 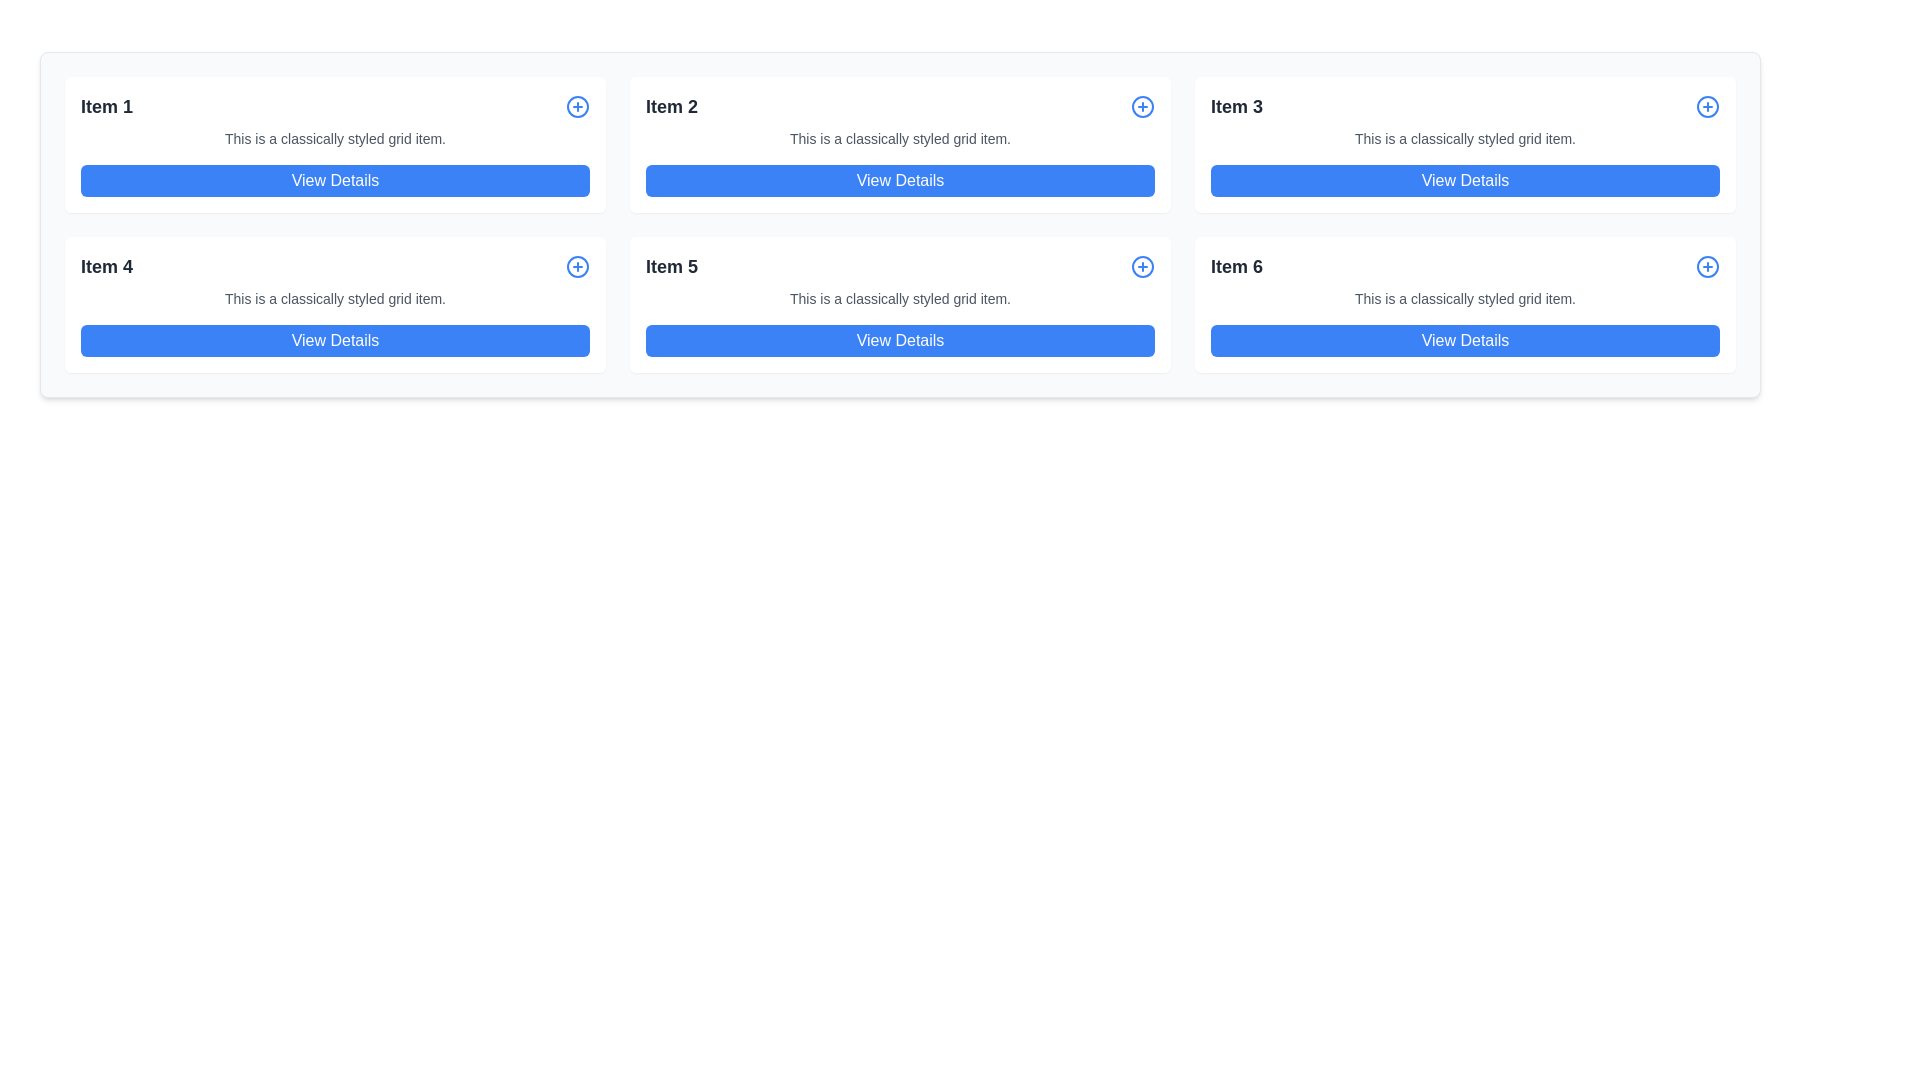 I want to click on the static text located in the sixth grid item, which provides descriptive information about the grid item, situated below the 'Item 6' title and above the 'View Details' button, so click(x=1465, y=299).